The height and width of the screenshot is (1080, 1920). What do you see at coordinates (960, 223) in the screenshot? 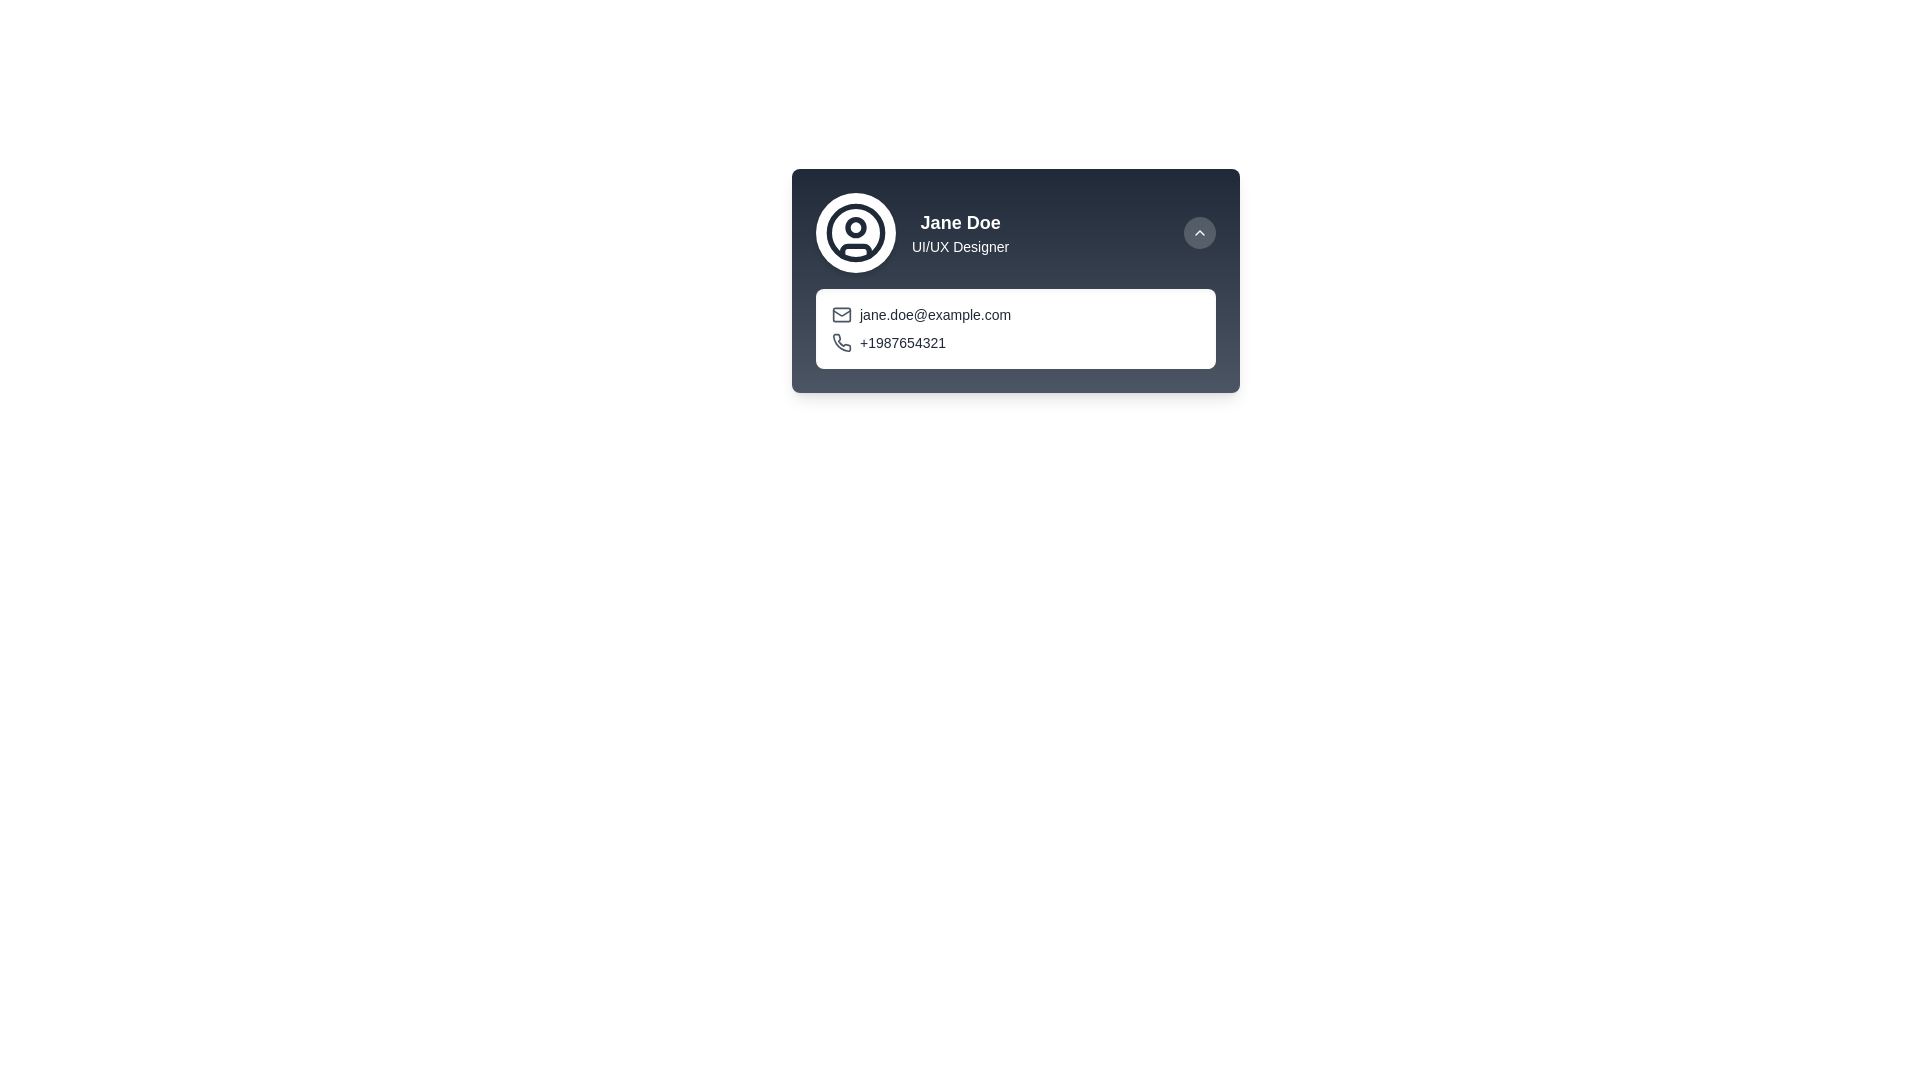
I see `text label displaying 'Jane Doe', which is styled in bold and is positioned in the upper section of the profile card next to the avatar icon` at bounding box center [960, 223].